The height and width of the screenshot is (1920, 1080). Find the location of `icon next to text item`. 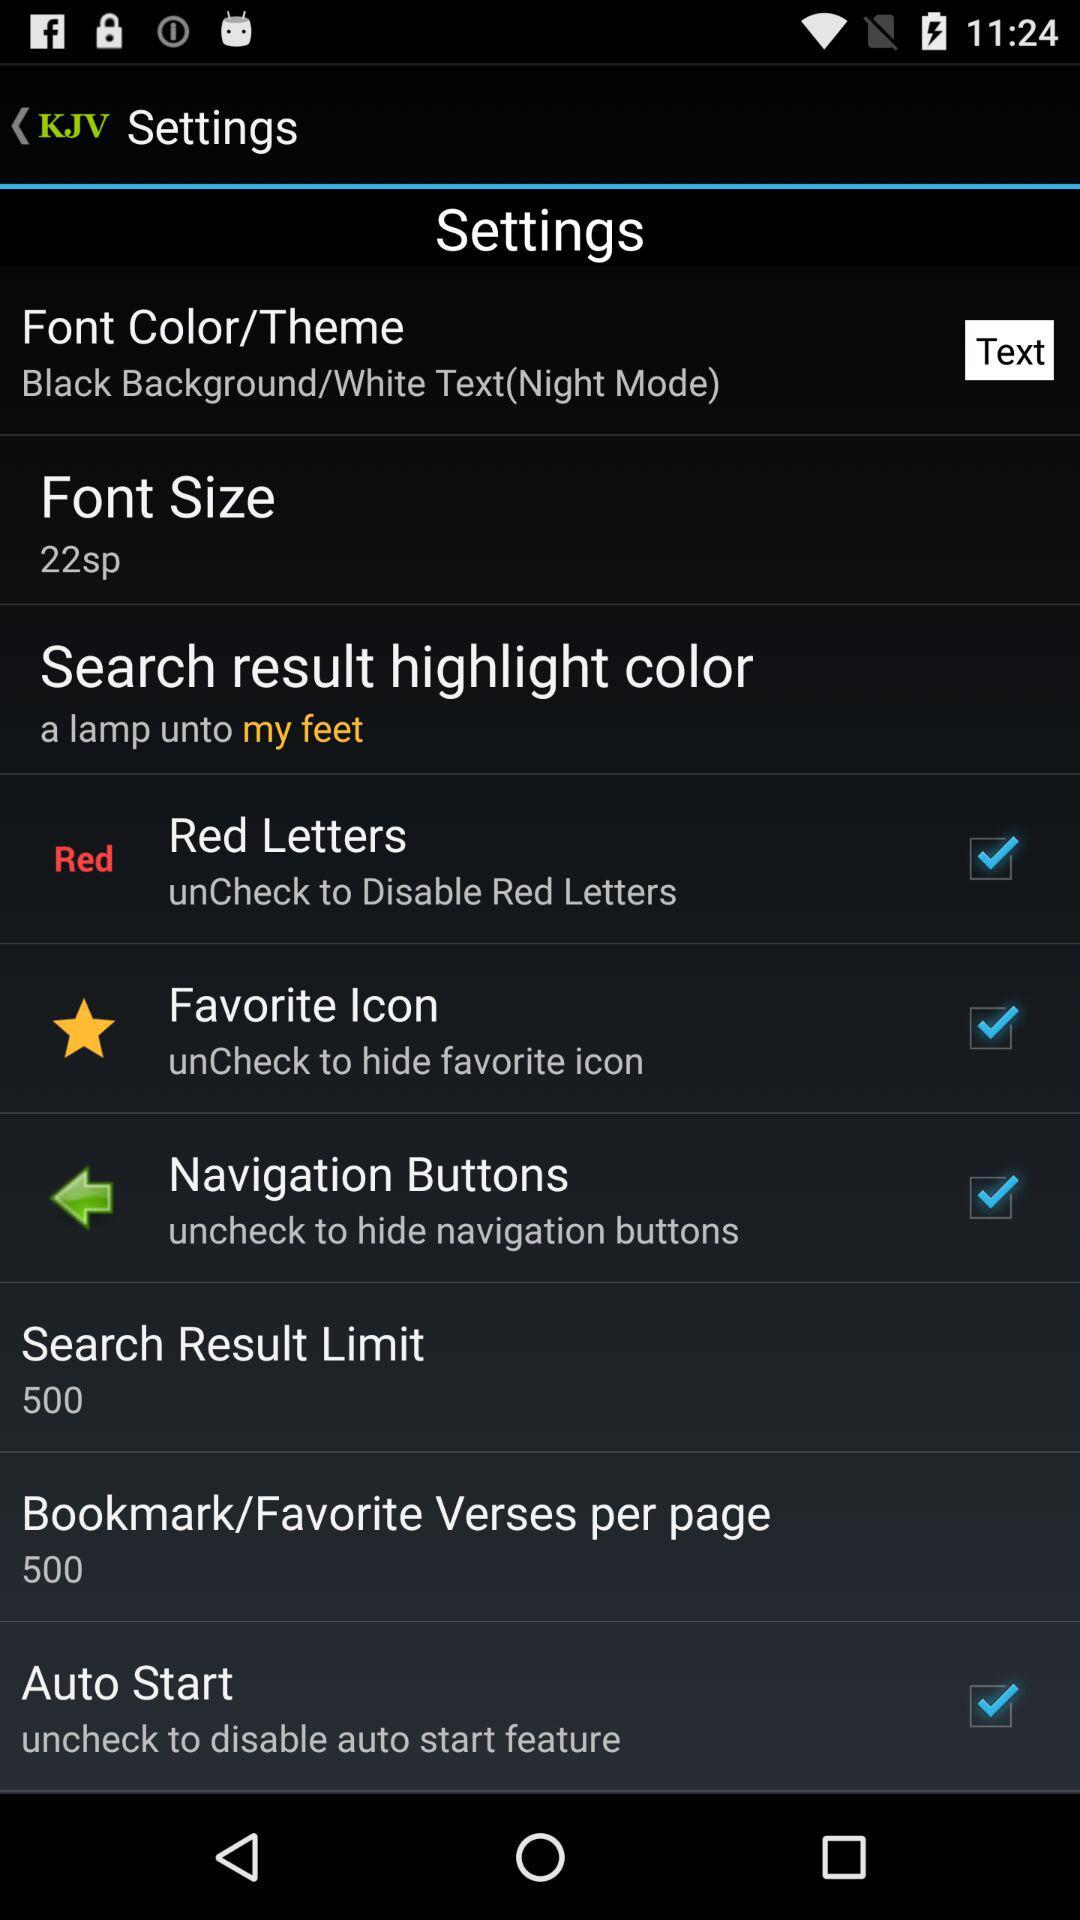

icon next to text item is located at coordinates (370, 381).